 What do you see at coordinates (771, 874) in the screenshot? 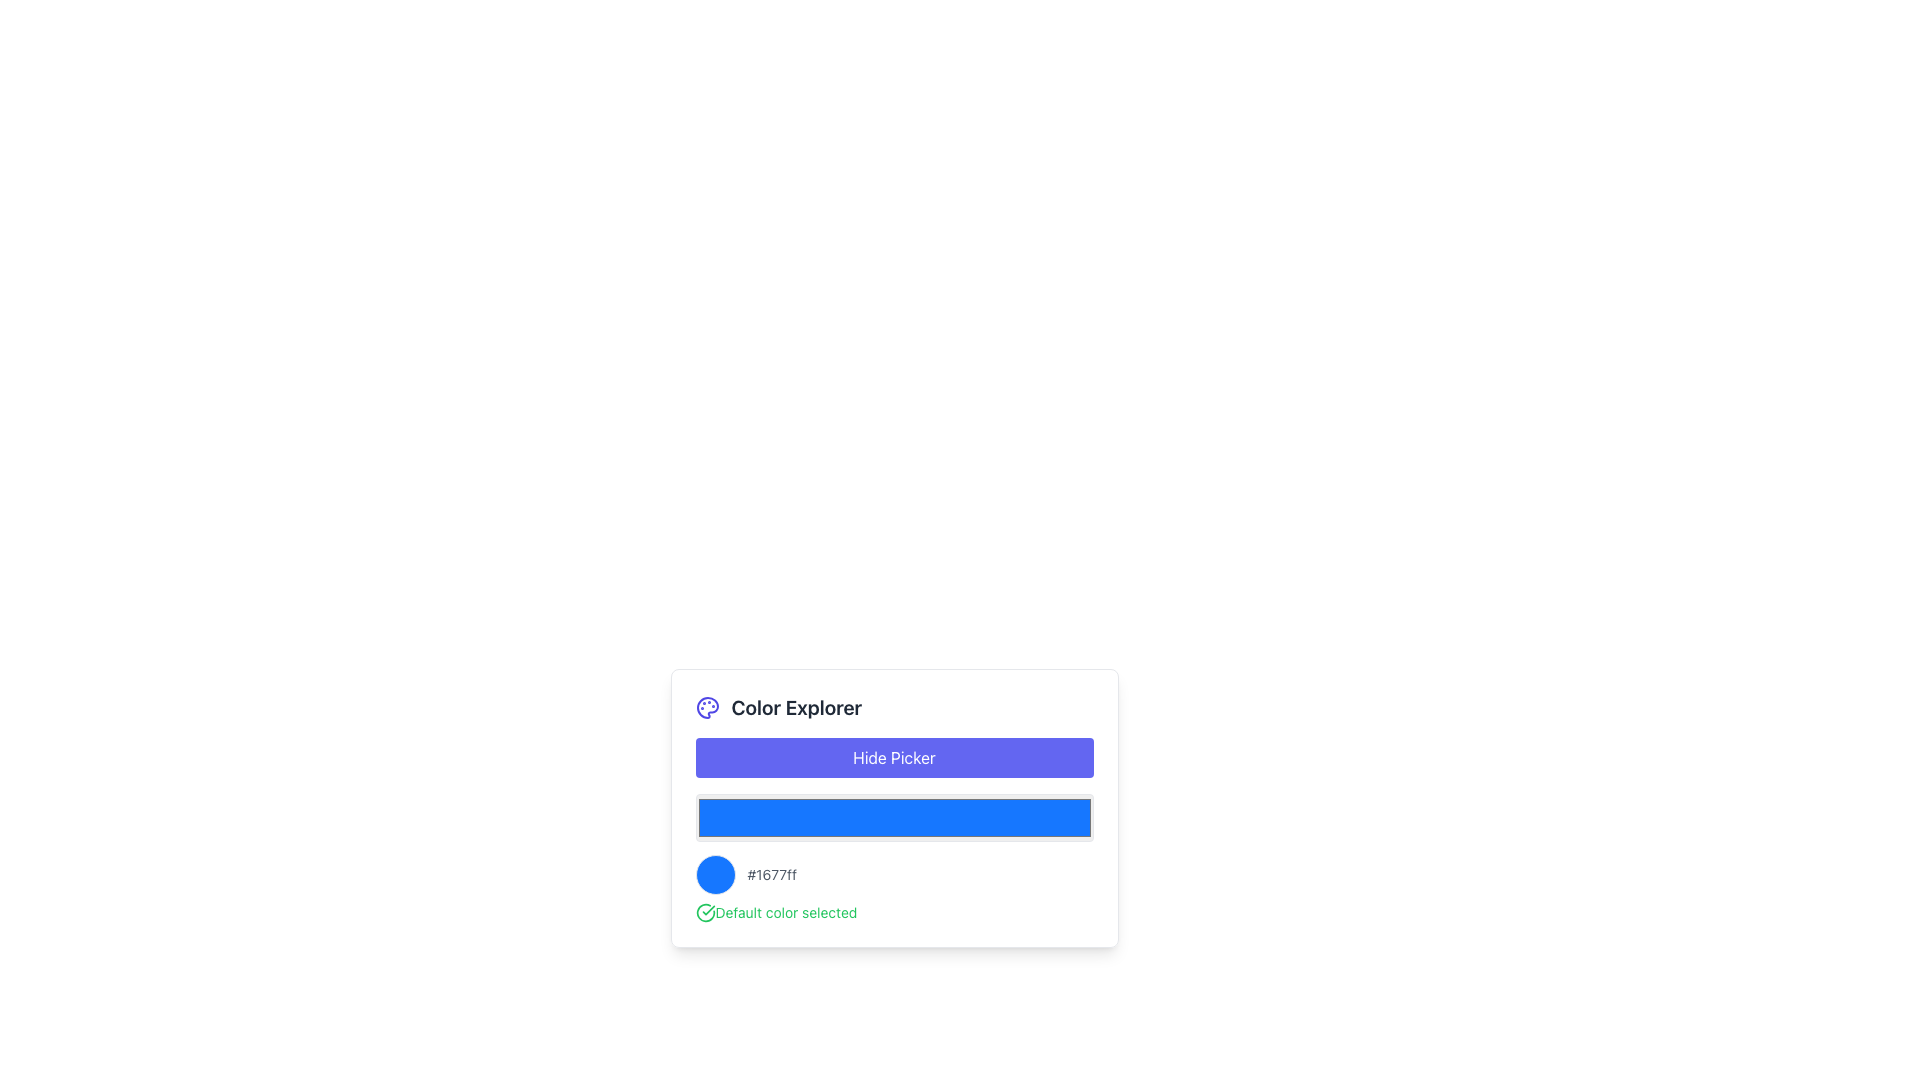
I see `displayed color code value from the text label located to the right of the circular blue color indicator and below the blue rectangular color bar in the color settings panel` at bounding box center [771, 874].